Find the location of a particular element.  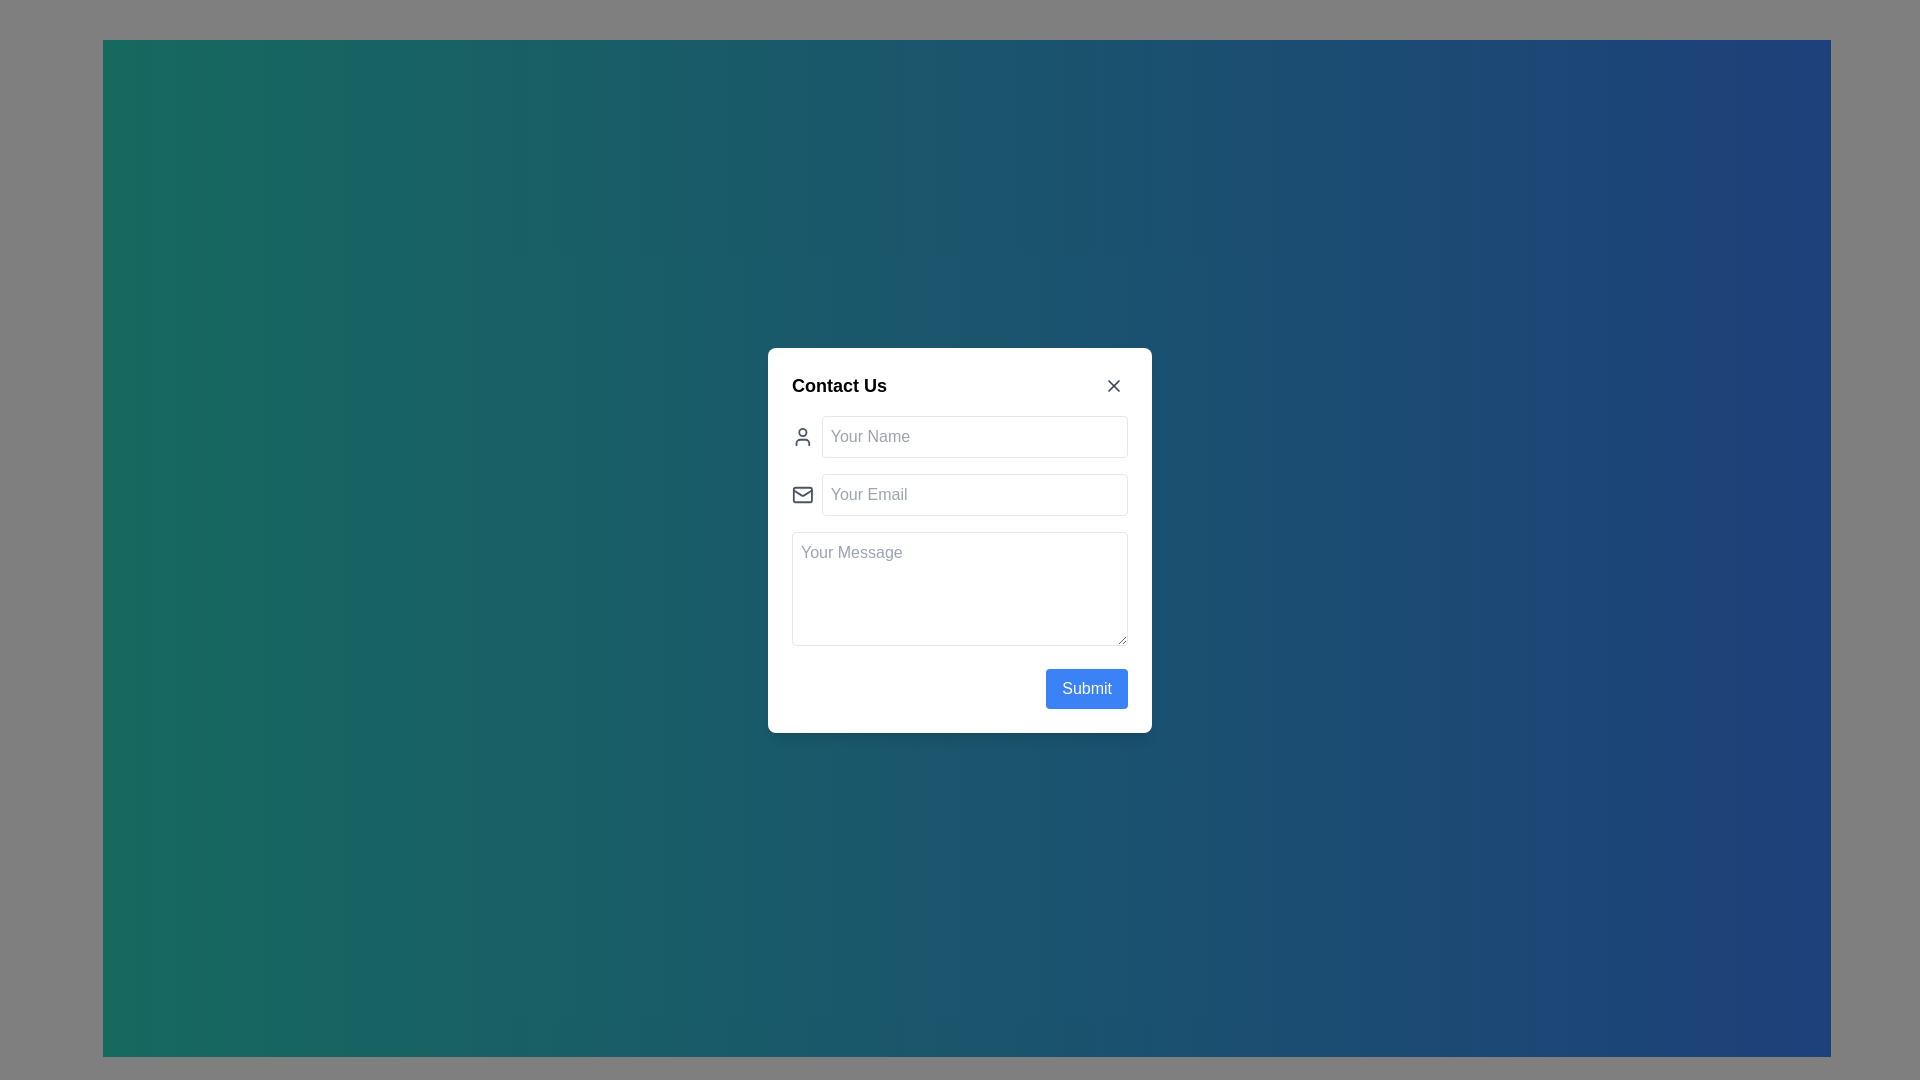

the 'Submit' button with a blue background and white text located at the bottom-right corner of the 'Contact Us' form is located at coordinates (1086, 687).